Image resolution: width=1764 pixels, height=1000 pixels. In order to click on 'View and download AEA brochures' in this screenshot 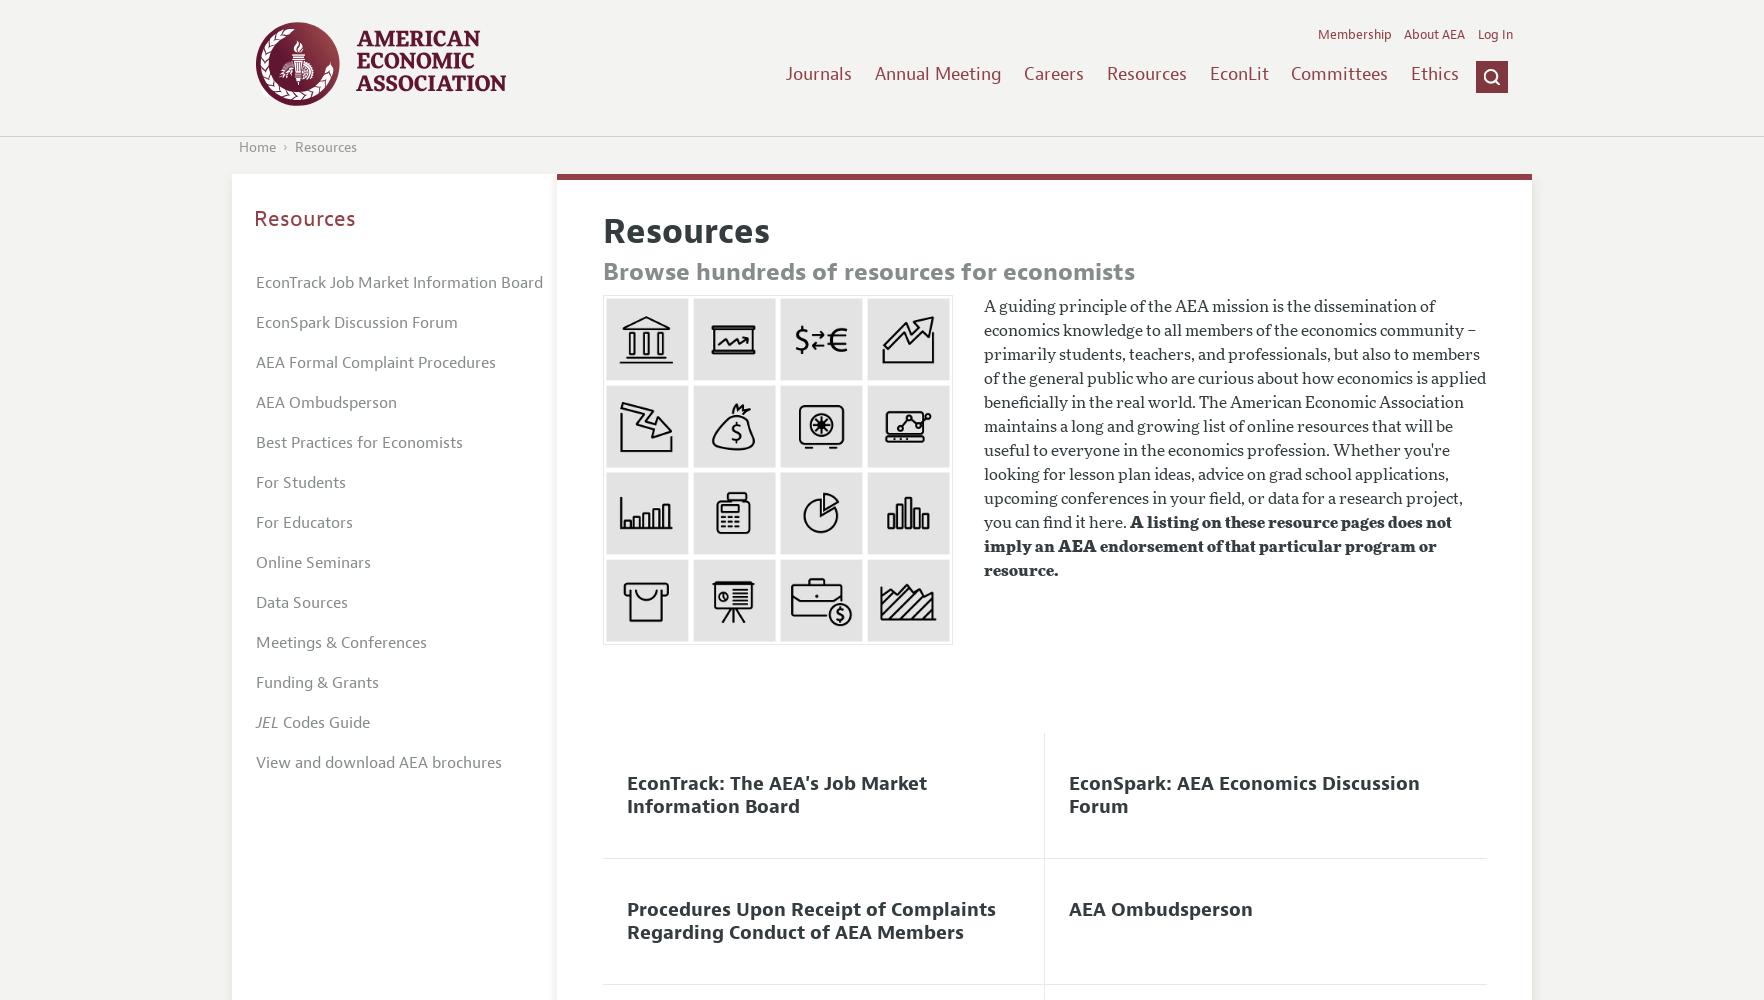, I will do `click(379, 762)`.